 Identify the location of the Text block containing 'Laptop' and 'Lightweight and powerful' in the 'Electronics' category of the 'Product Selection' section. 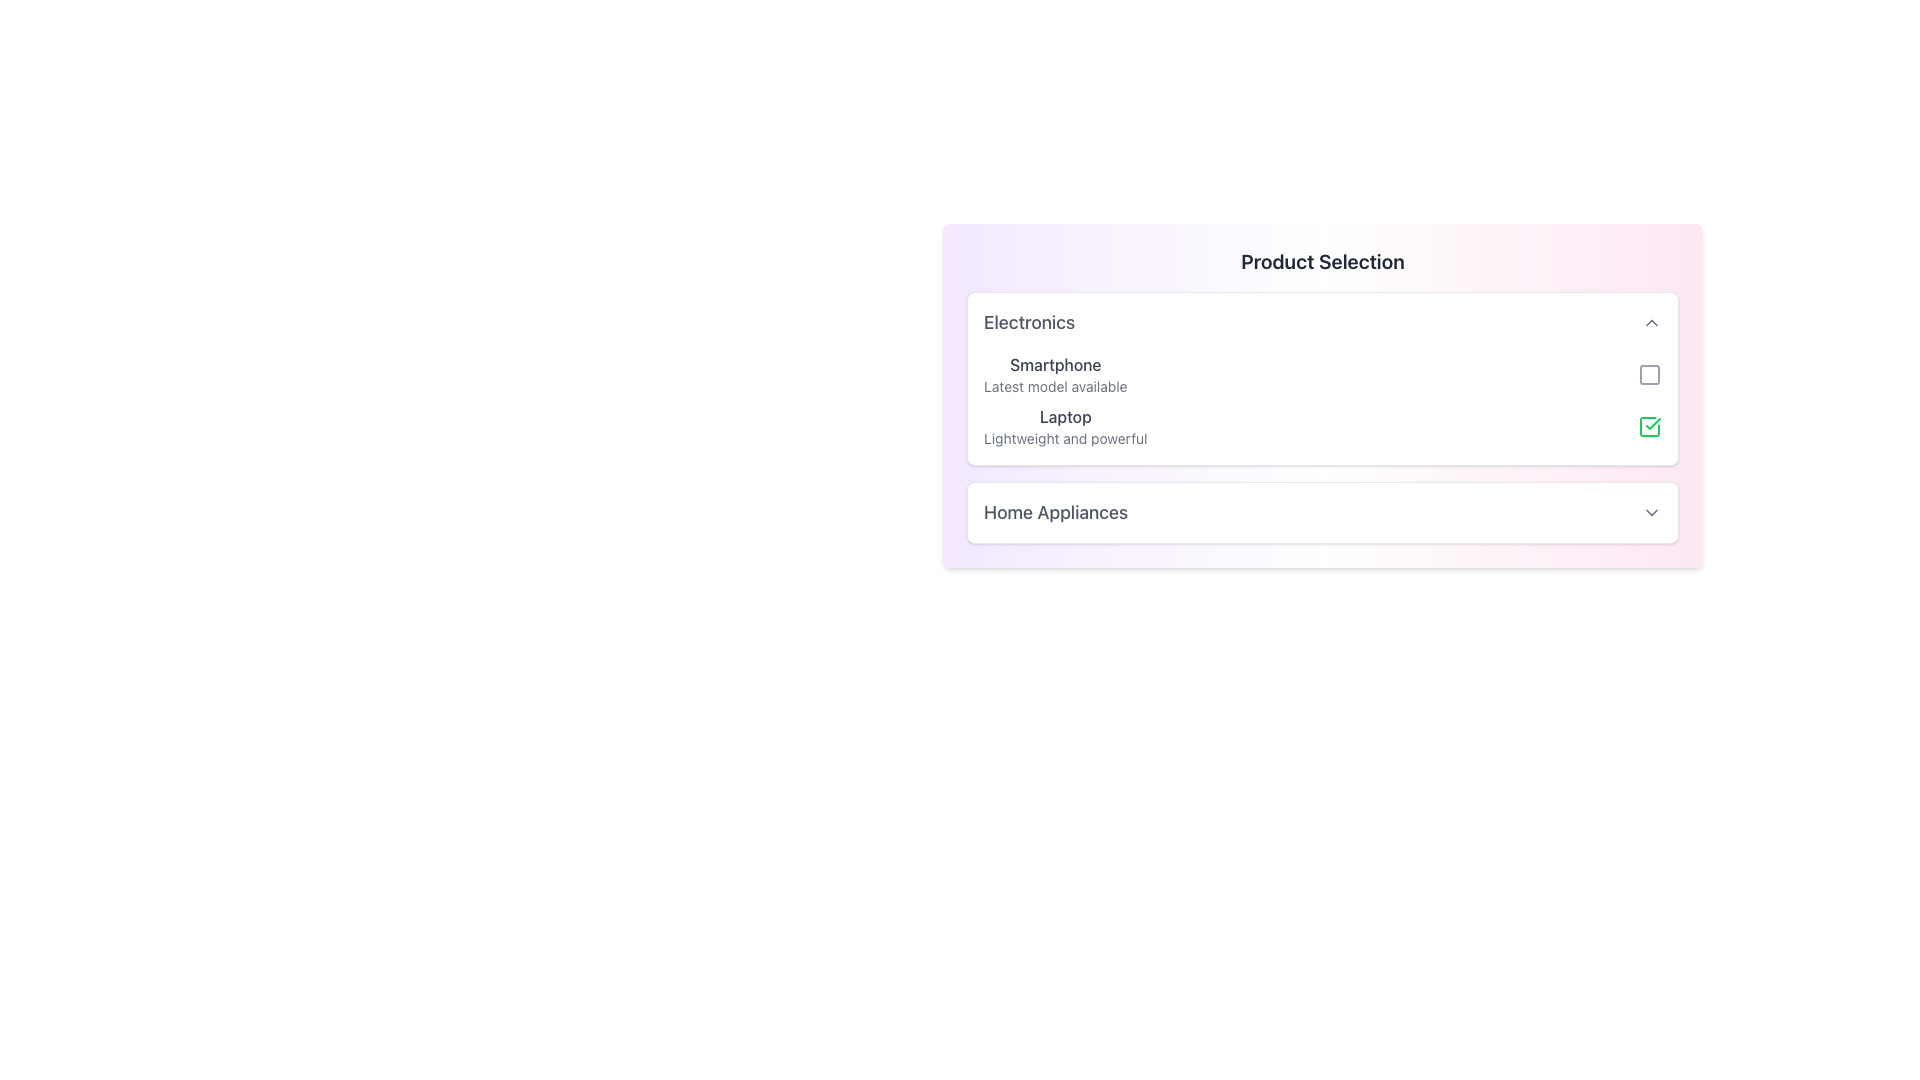
(1064, 426).